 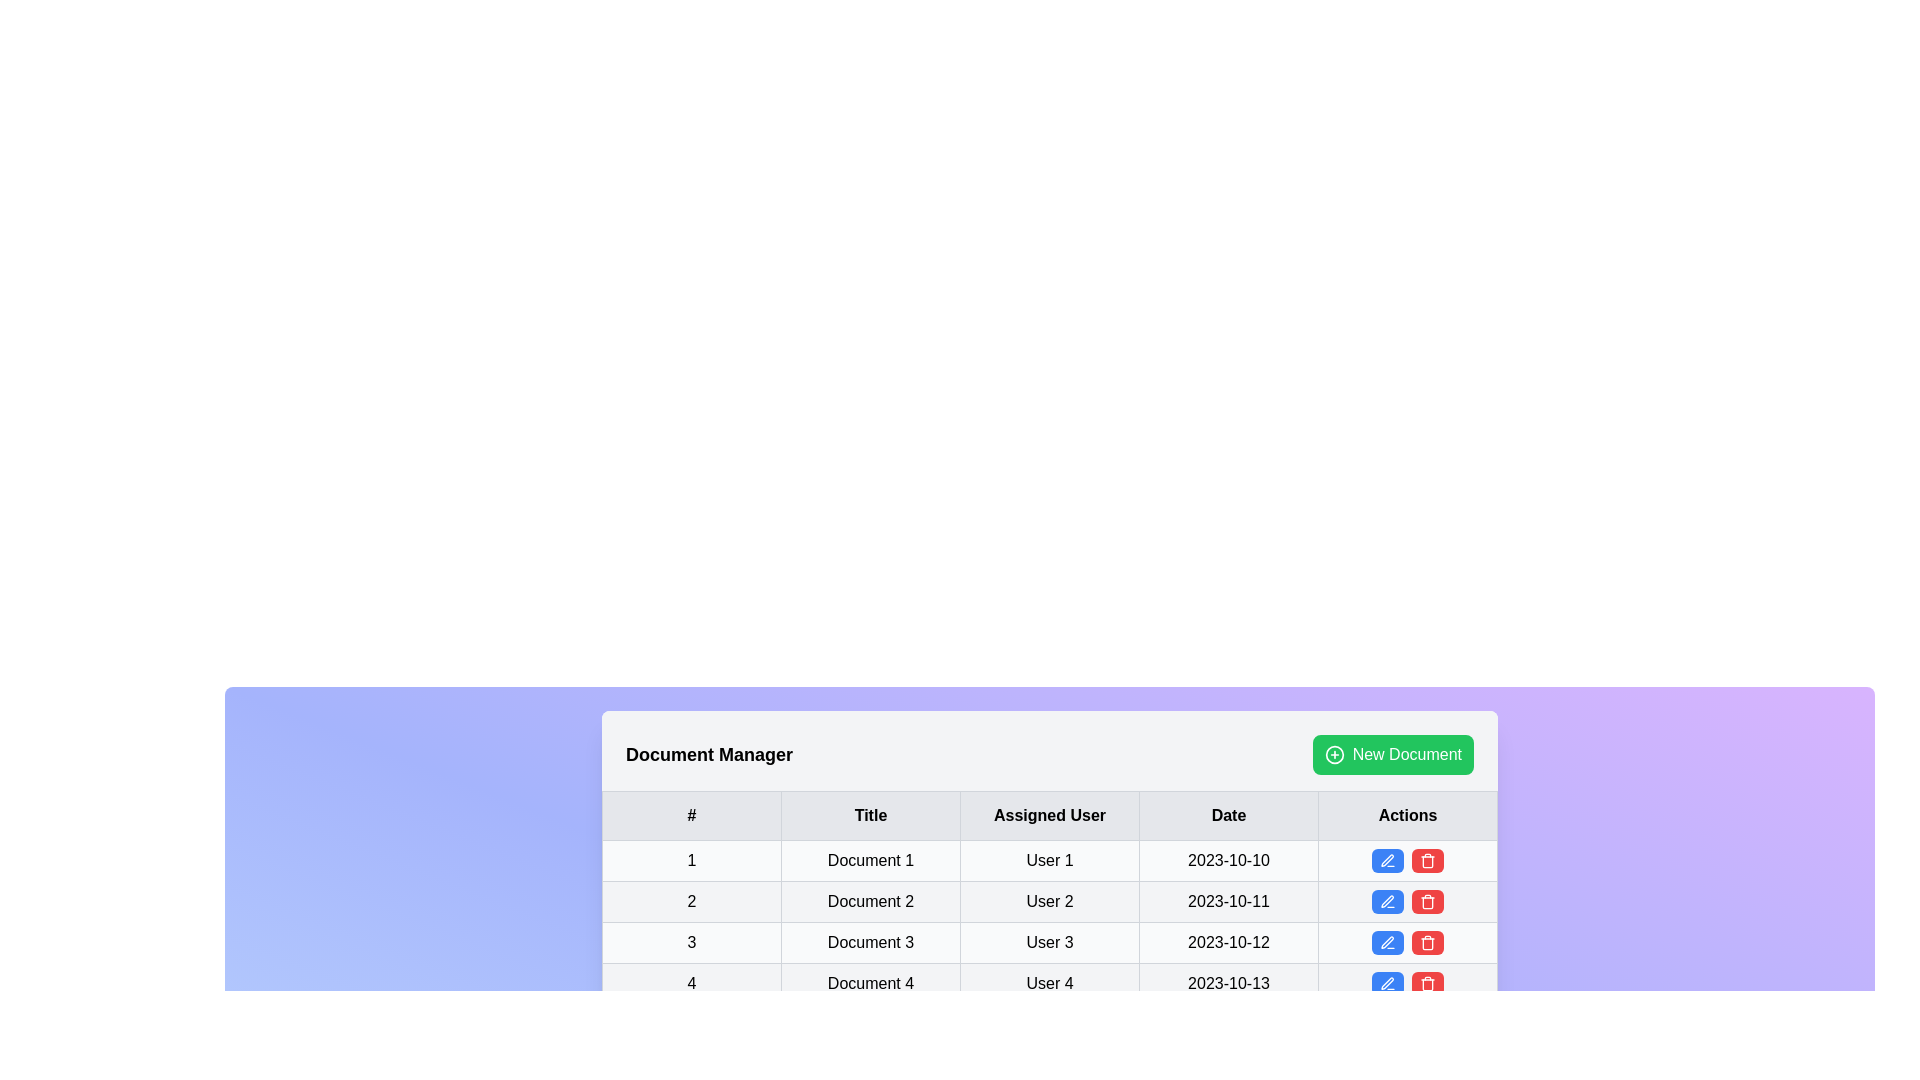 What do you see at coordinates (1049, 902) in the screenshot?
I see `the 'Assigned User' text element located in the third column of the second row of the table, which displays the name of the user assigned to the task` at bounding box center [1049, 902].